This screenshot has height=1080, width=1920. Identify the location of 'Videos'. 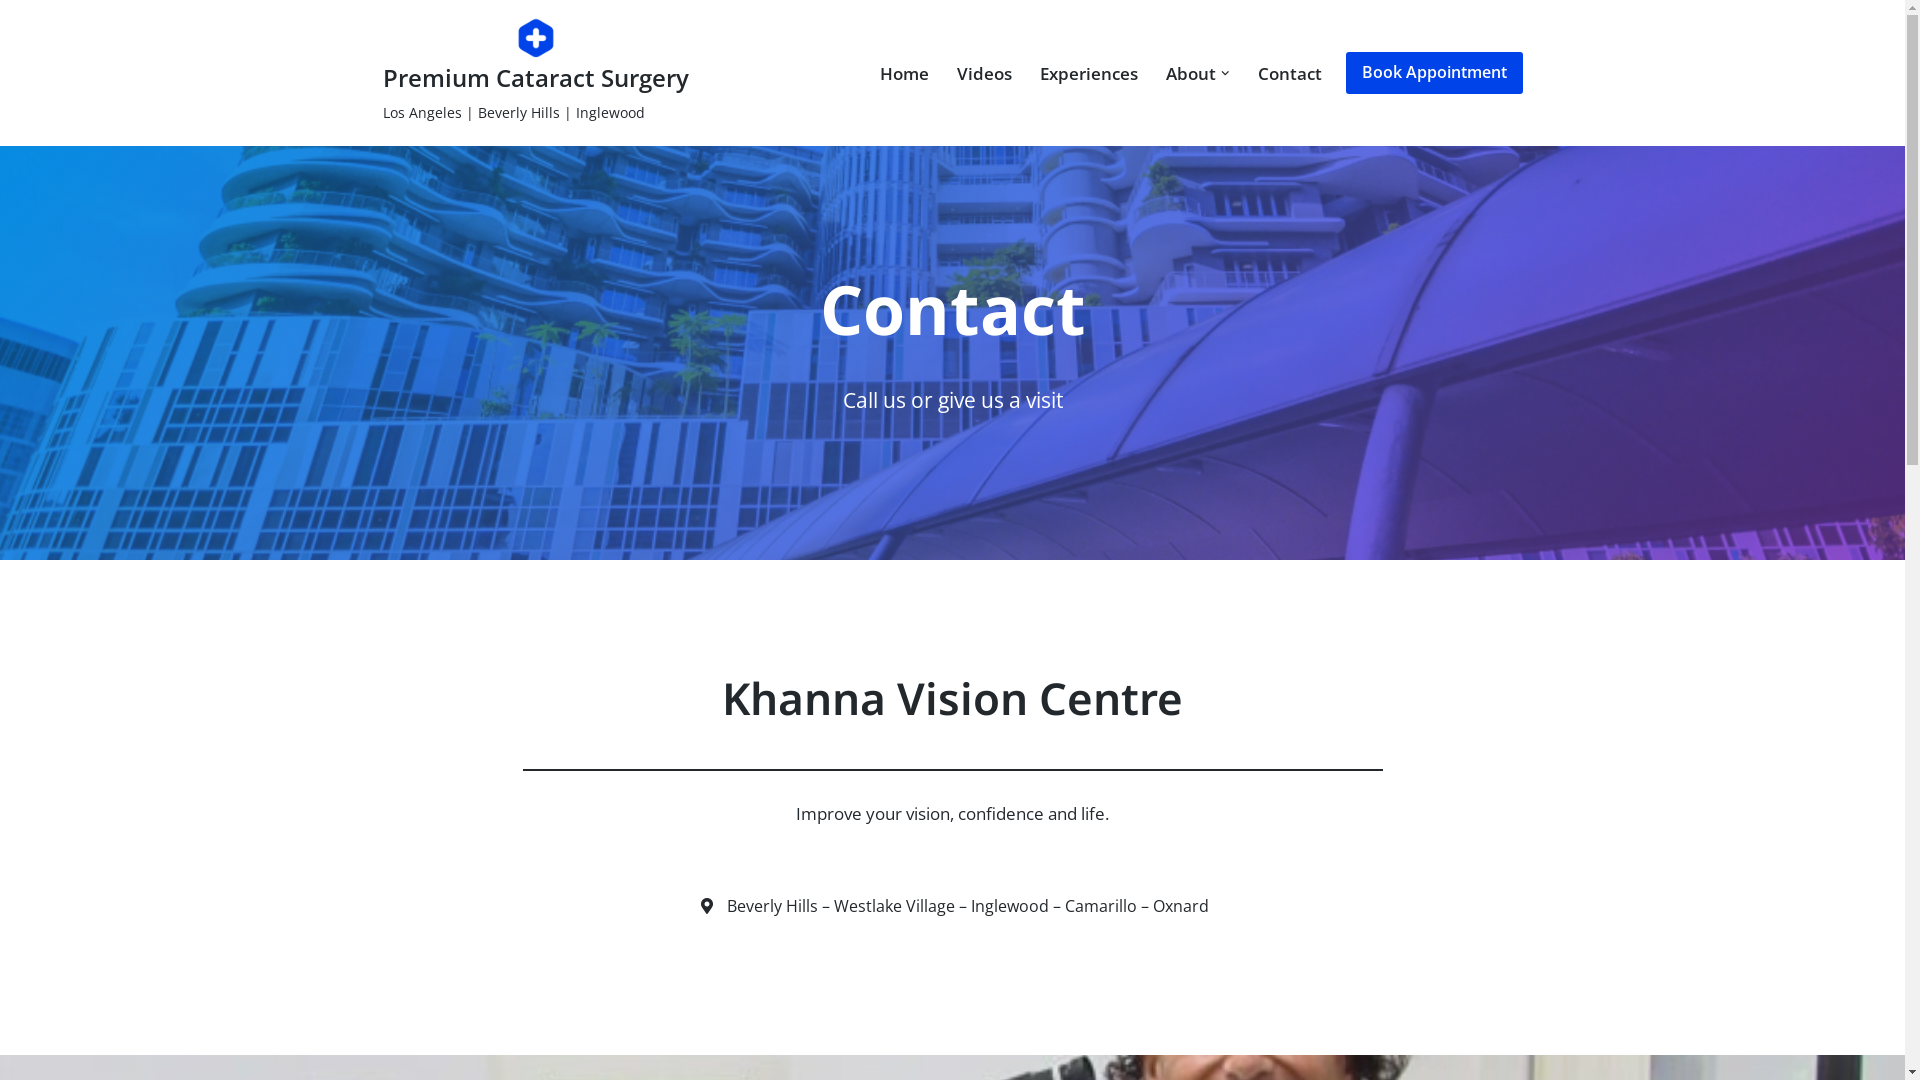
(984, 72).